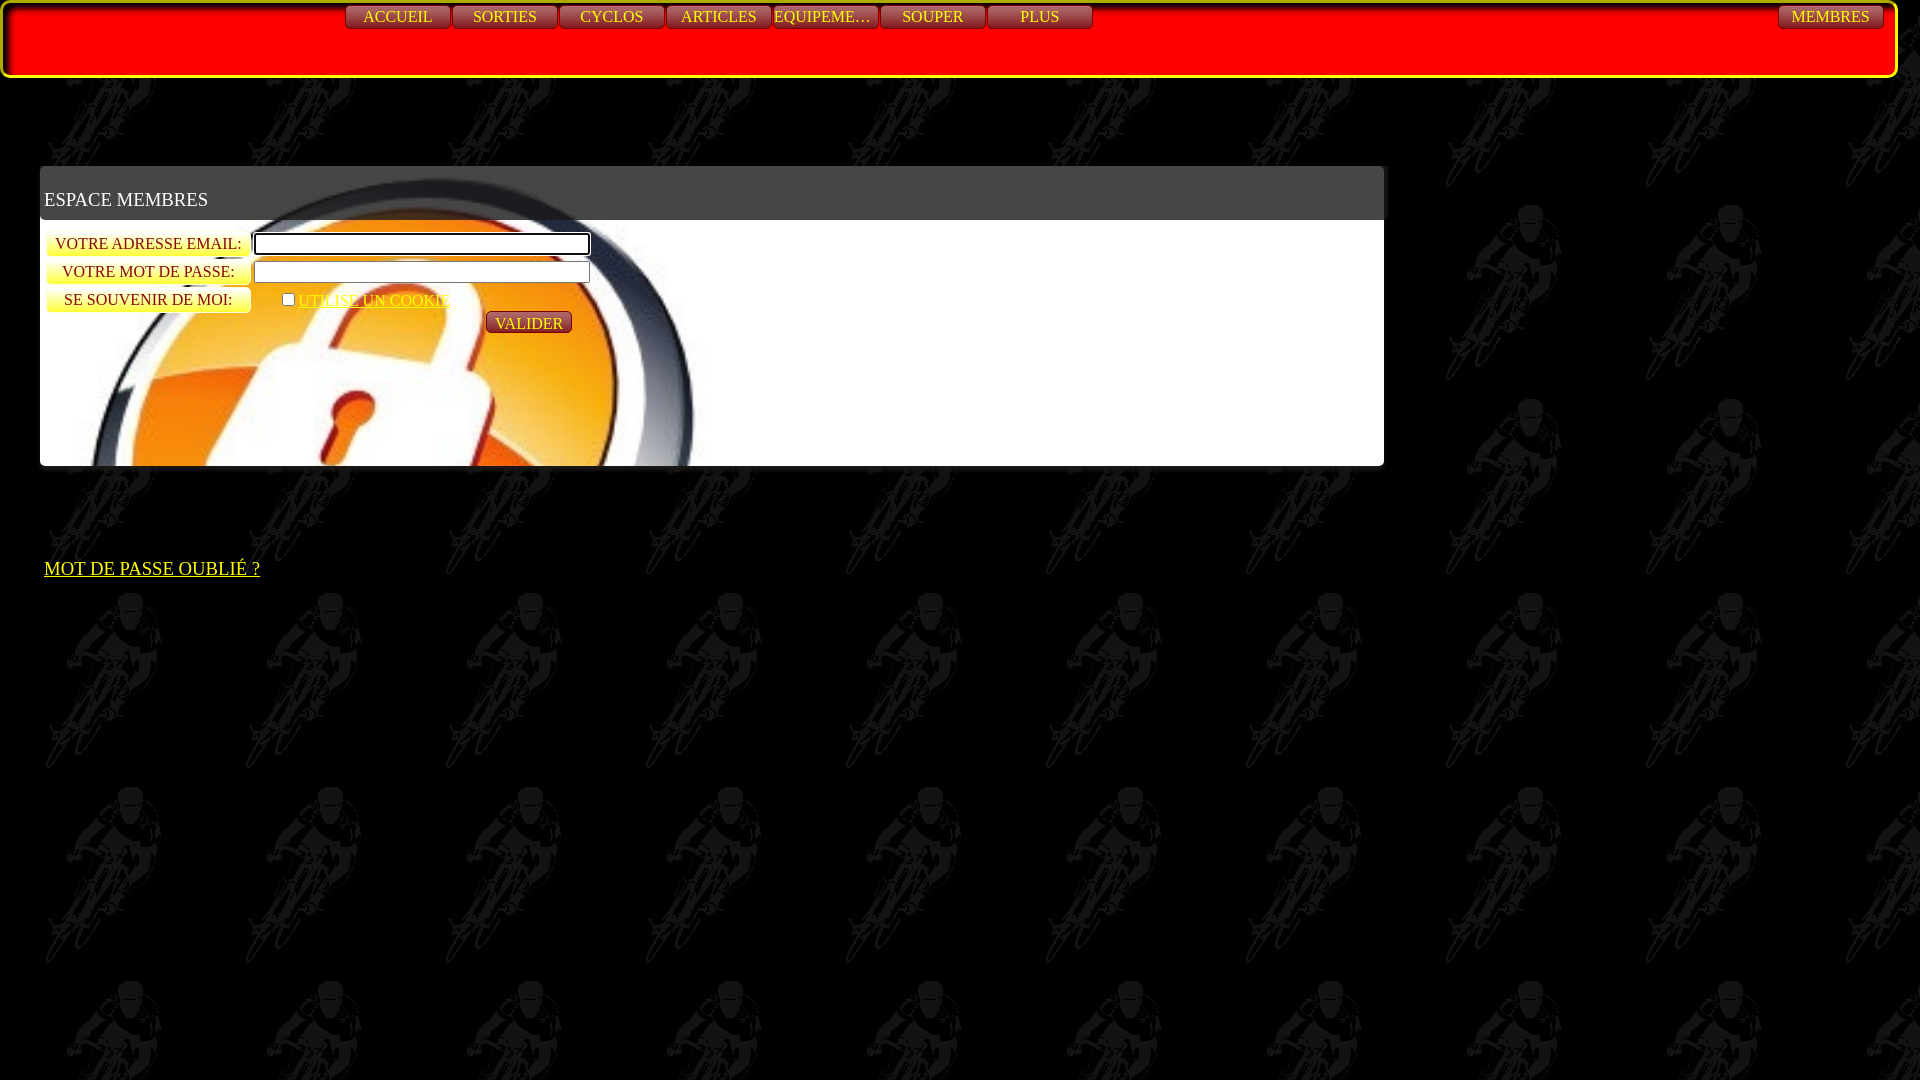  Describe the element at coordinates (1040, 16) in the screenshot. I see `'PLUS'` at that location.